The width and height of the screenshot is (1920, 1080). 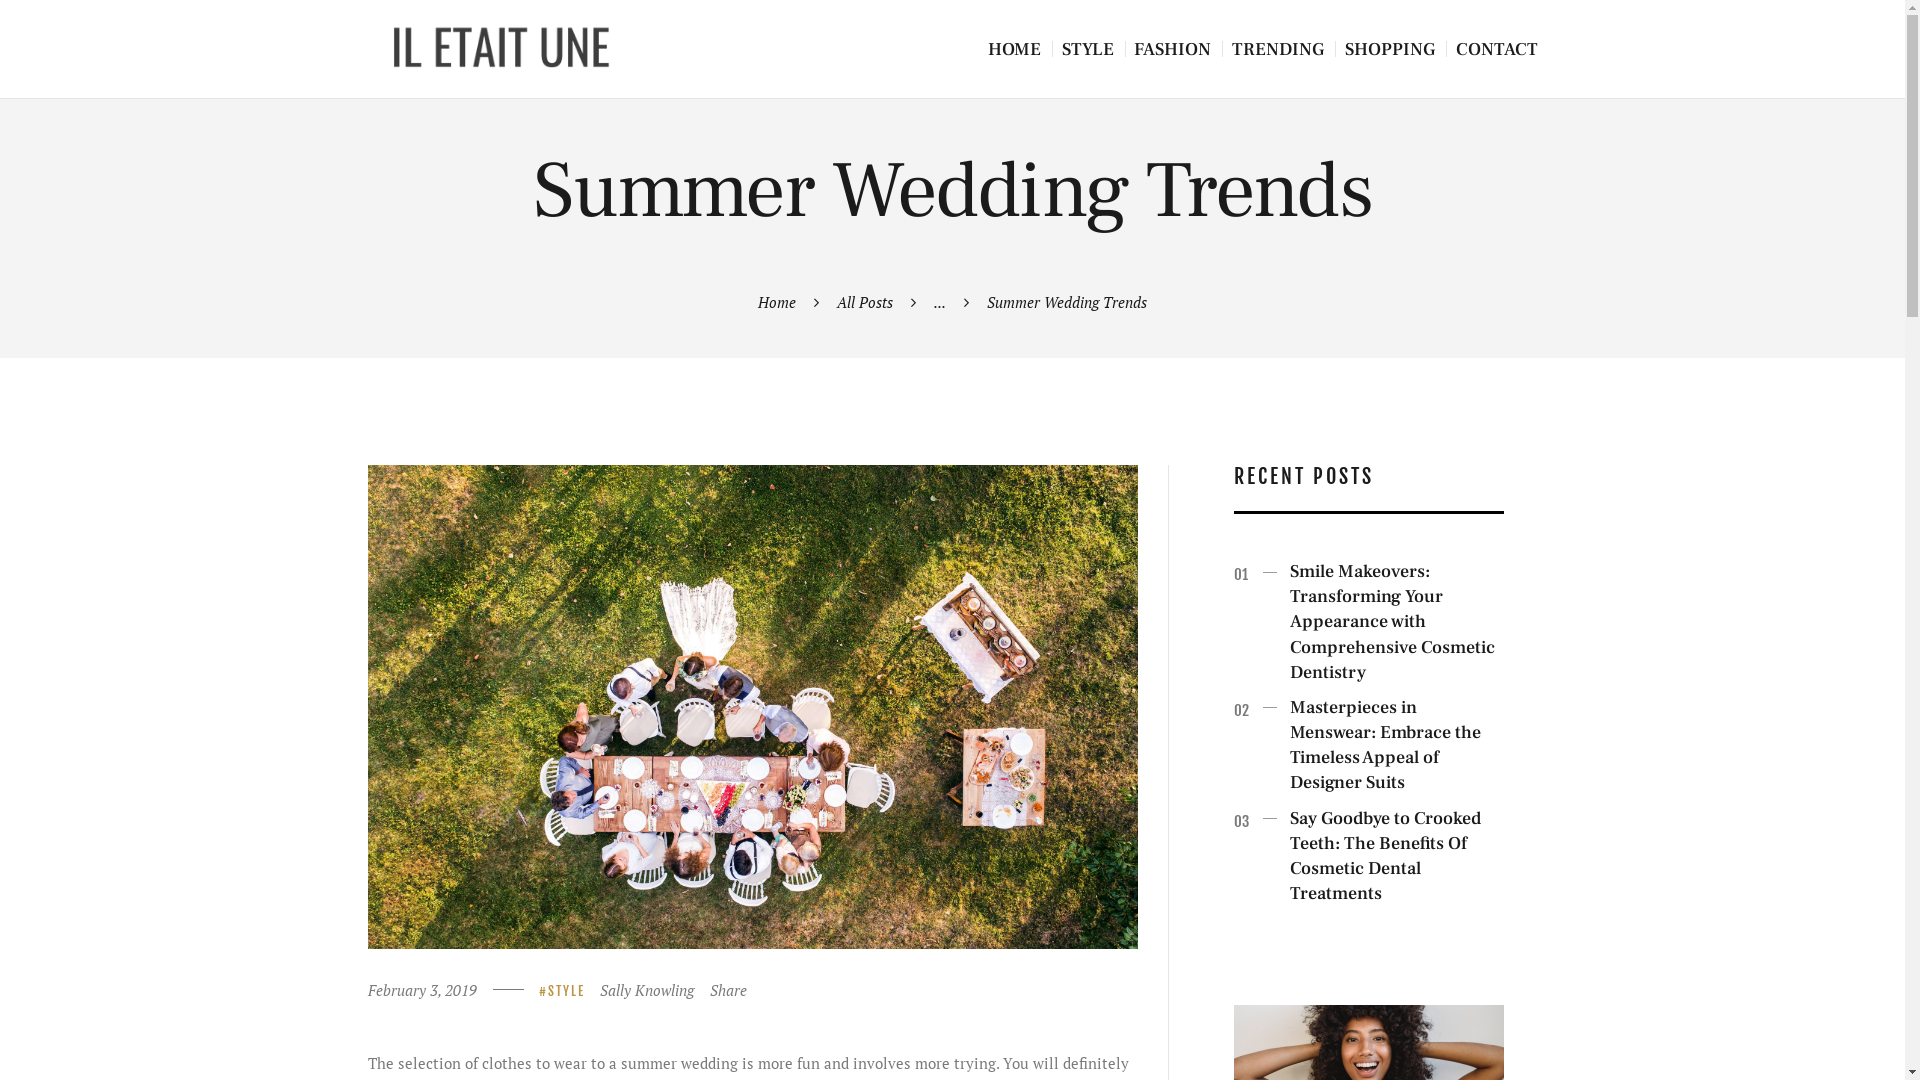 What do you see at coordinates (560, 991) in the screenshot?
I see `'STYLE'` at bounding box center [560, 991].